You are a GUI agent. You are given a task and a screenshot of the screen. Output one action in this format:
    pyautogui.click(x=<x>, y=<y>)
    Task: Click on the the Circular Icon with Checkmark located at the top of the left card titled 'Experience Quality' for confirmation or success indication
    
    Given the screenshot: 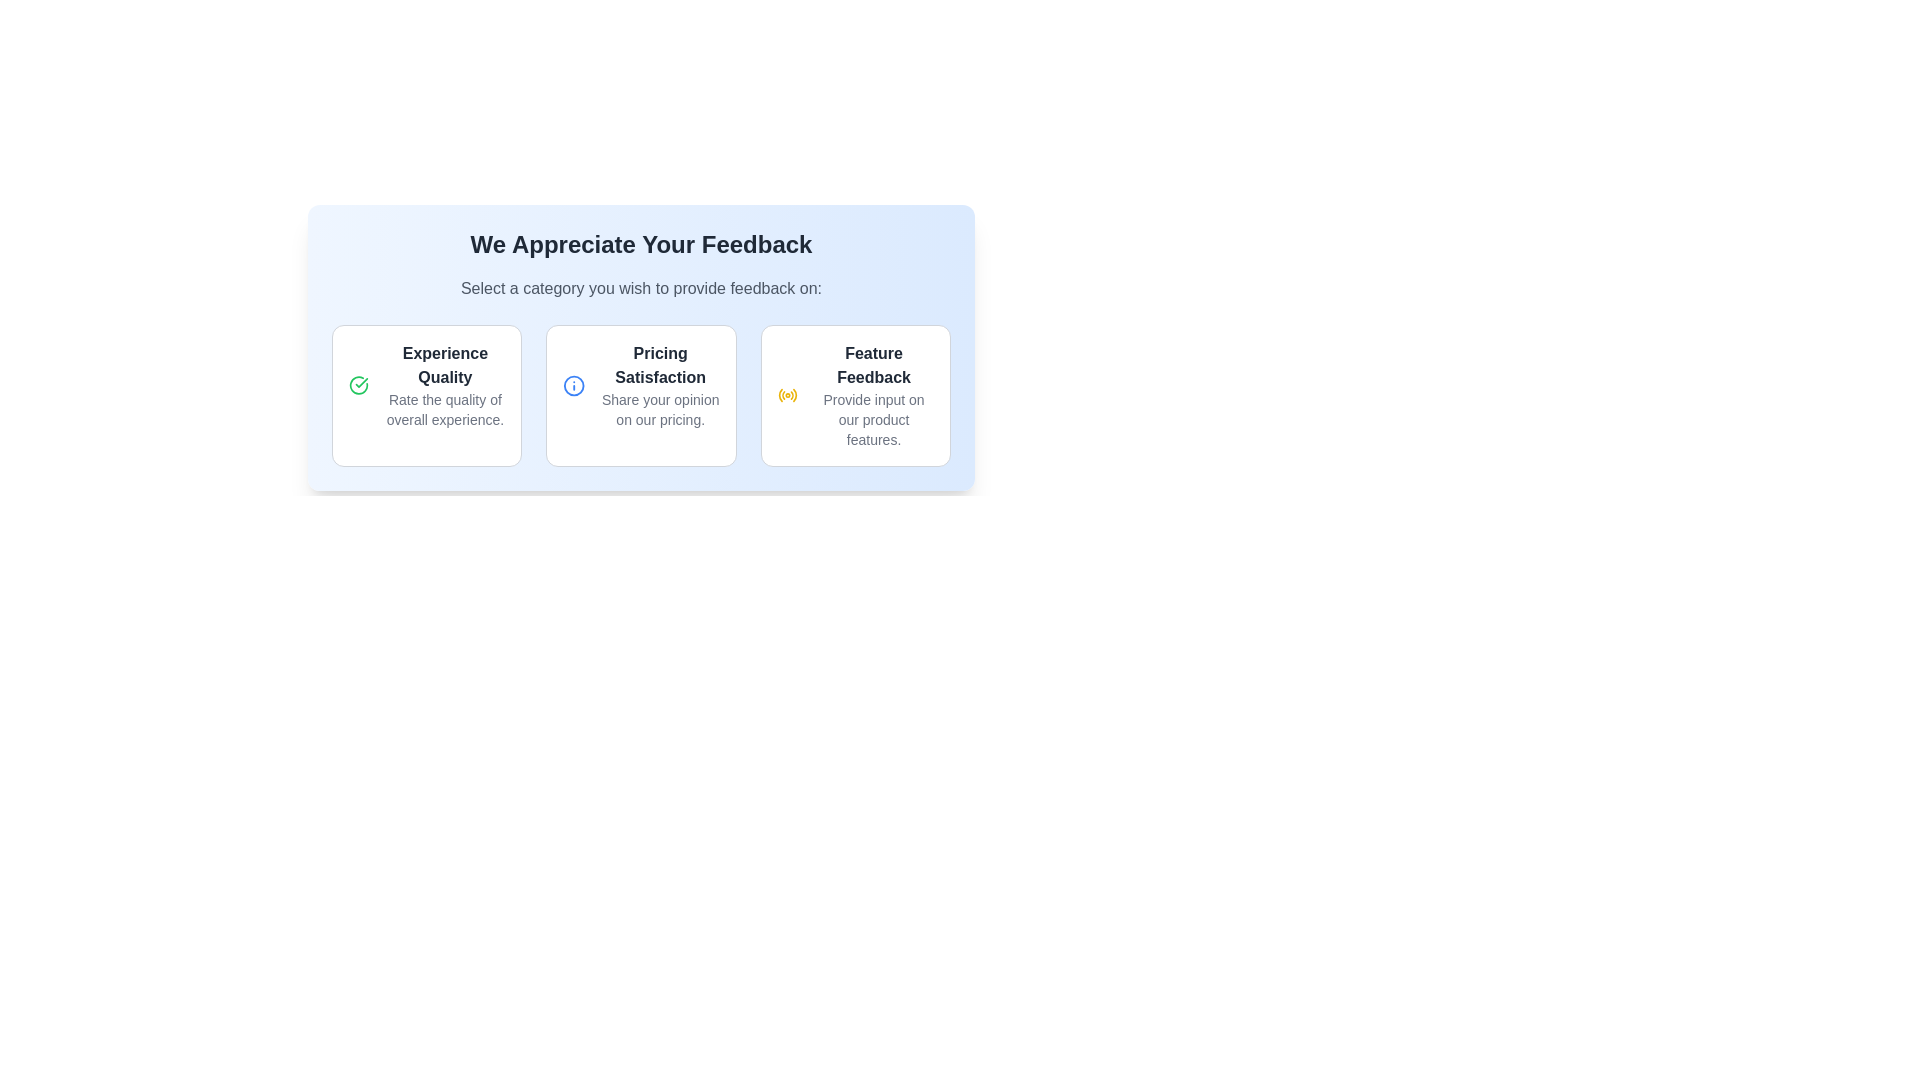 What is the action you would take?
    pyautogui.click(x=359, y=385)
    